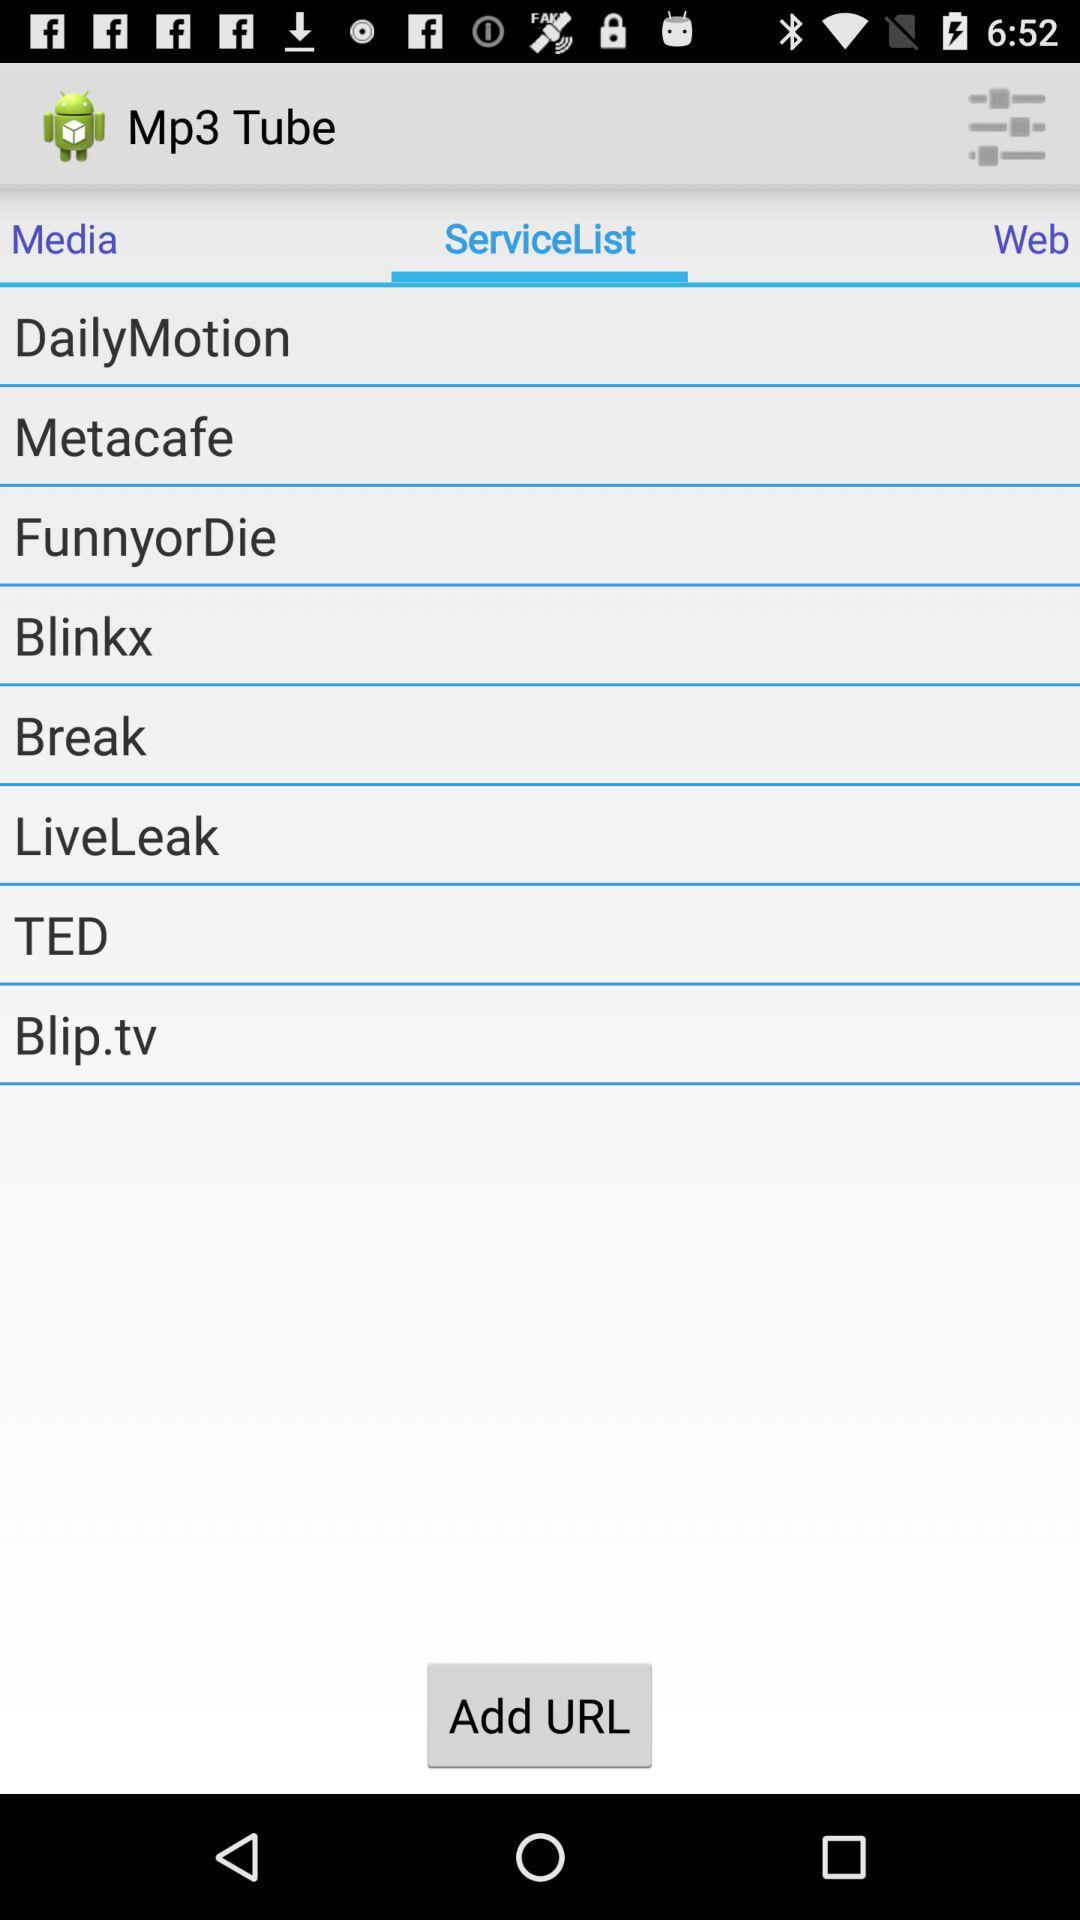 The image size is (1080, 1920). What do you see at coordinates (1006, 124) in the screenshot?
I see `the icon next to mp3 tube icon` at bounding box center [1006, 124].